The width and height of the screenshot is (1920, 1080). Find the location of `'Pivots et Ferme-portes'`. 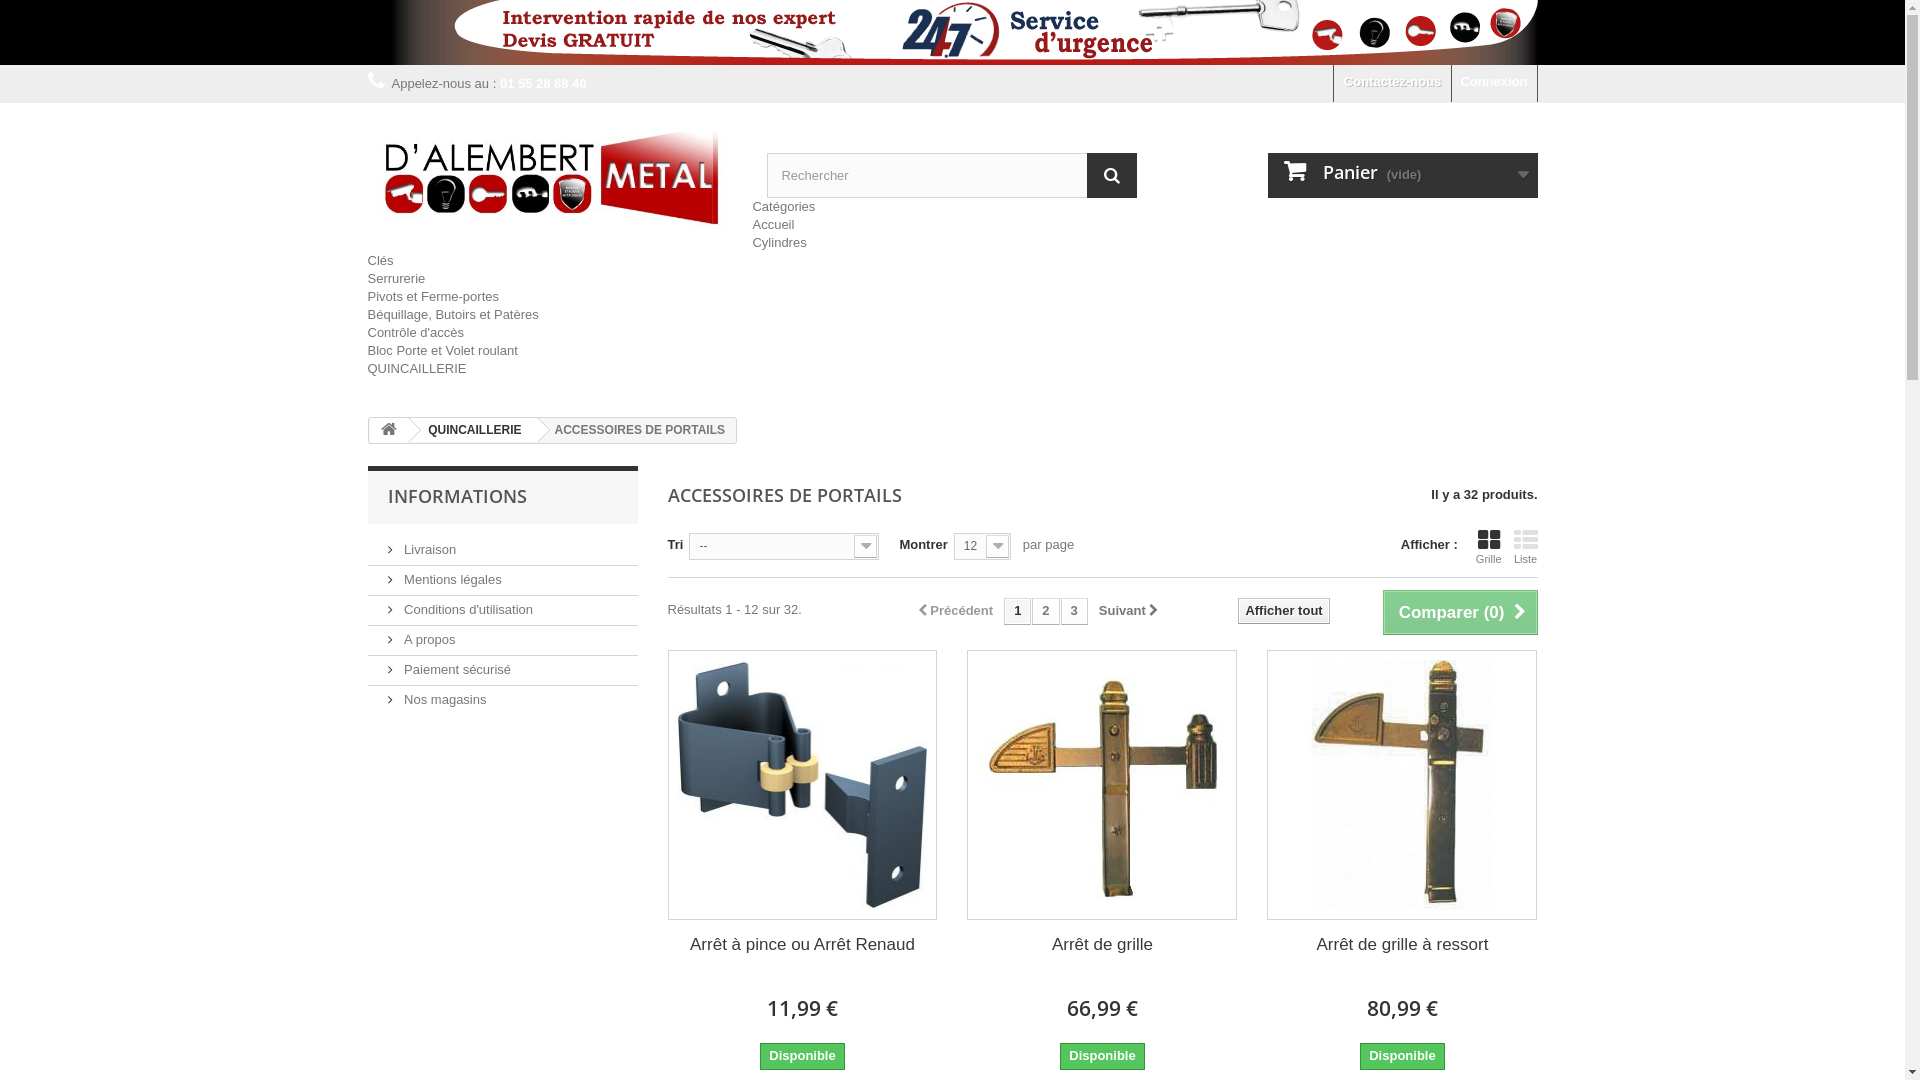

'Pivots et Ferme-portes' is located at coordinates (368, 296).